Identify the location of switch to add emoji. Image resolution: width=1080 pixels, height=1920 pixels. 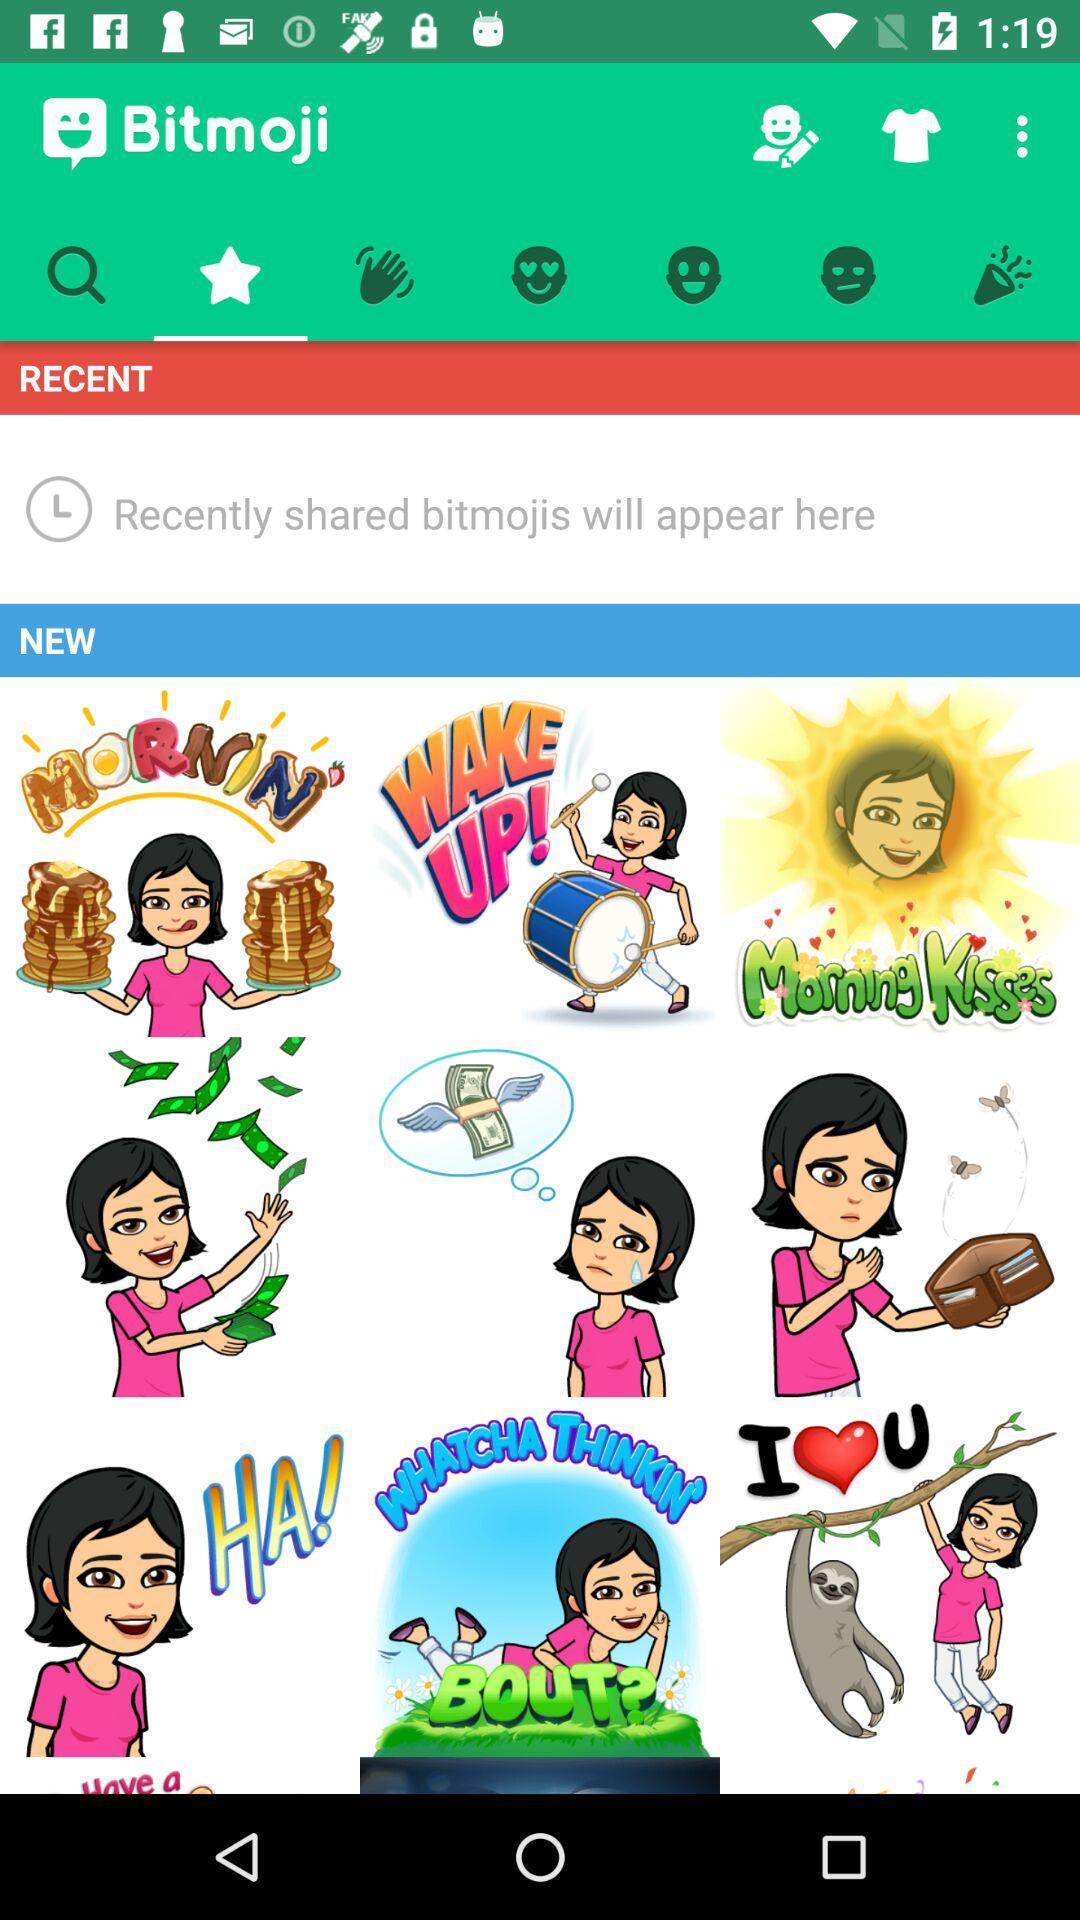
(898, 1576).